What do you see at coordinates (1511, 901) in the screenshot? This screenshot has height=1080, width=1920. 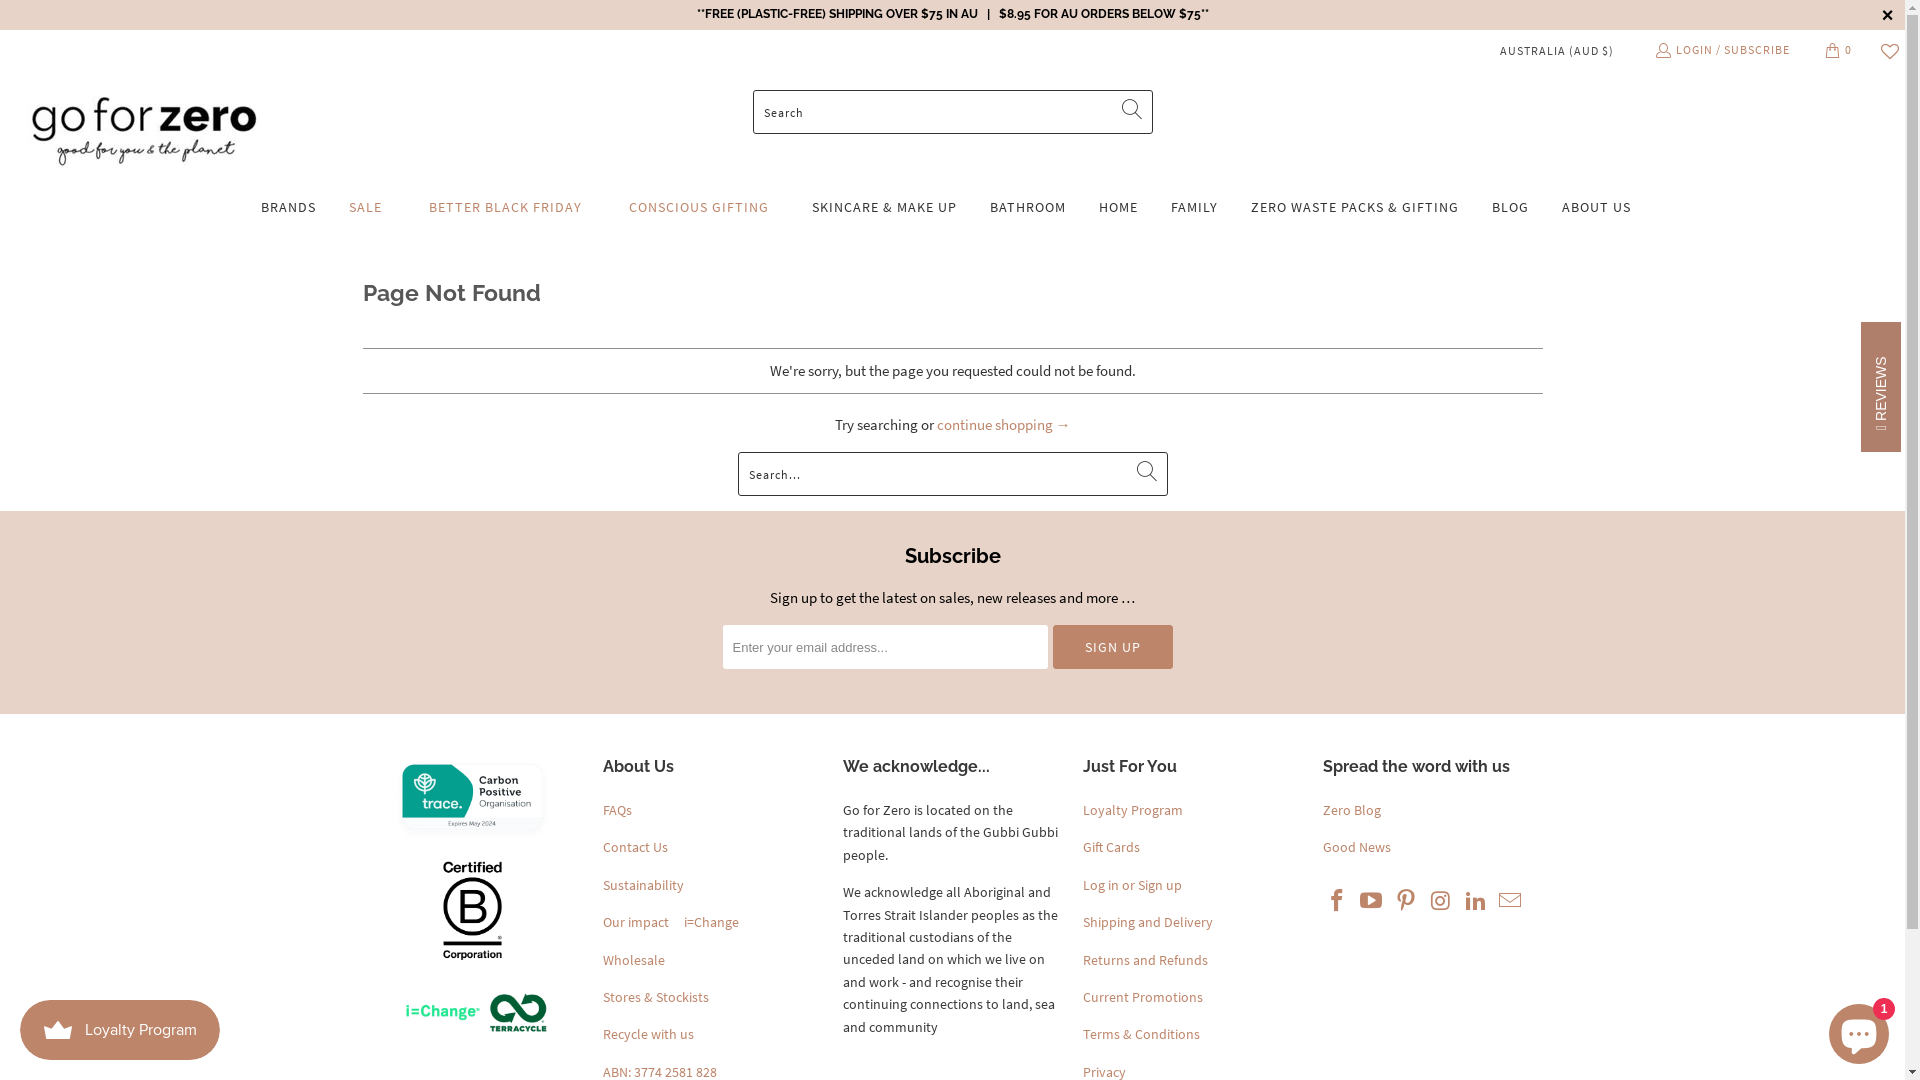 I see `'Email Go For Zero'` at bounding box center [1511, 901].